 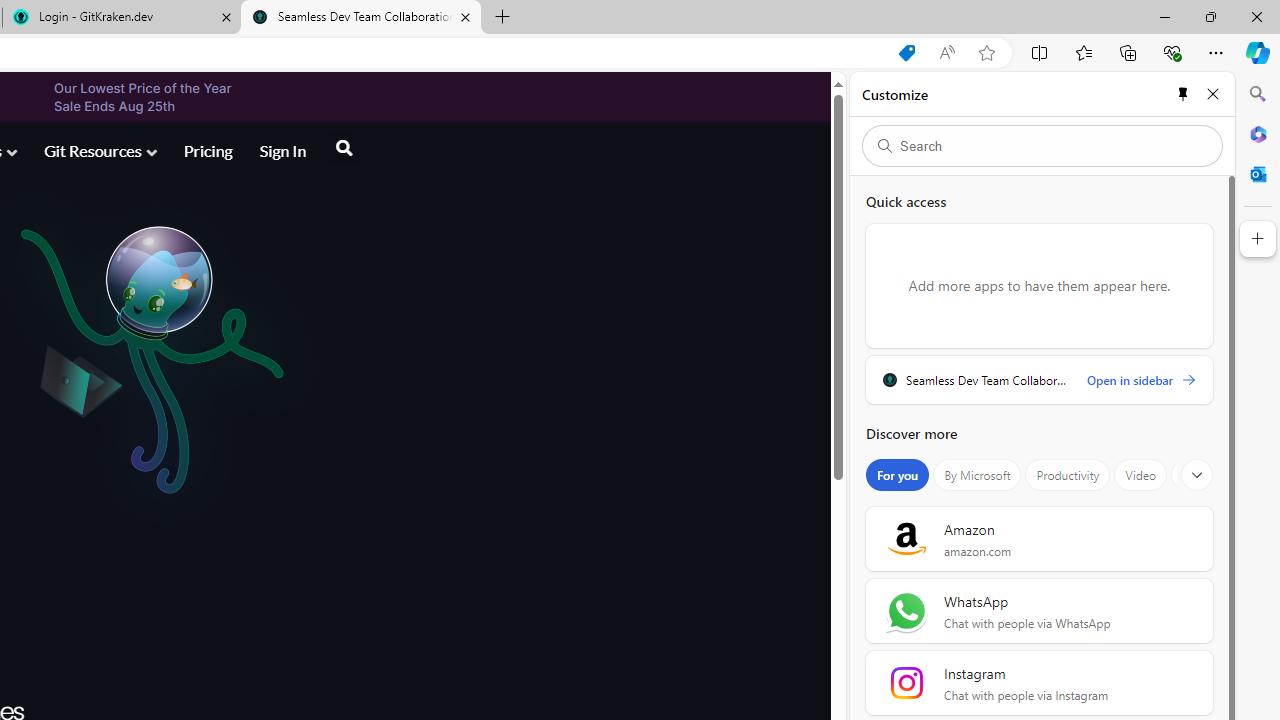 I want to click on 'For you', so click(x=897, y=475).